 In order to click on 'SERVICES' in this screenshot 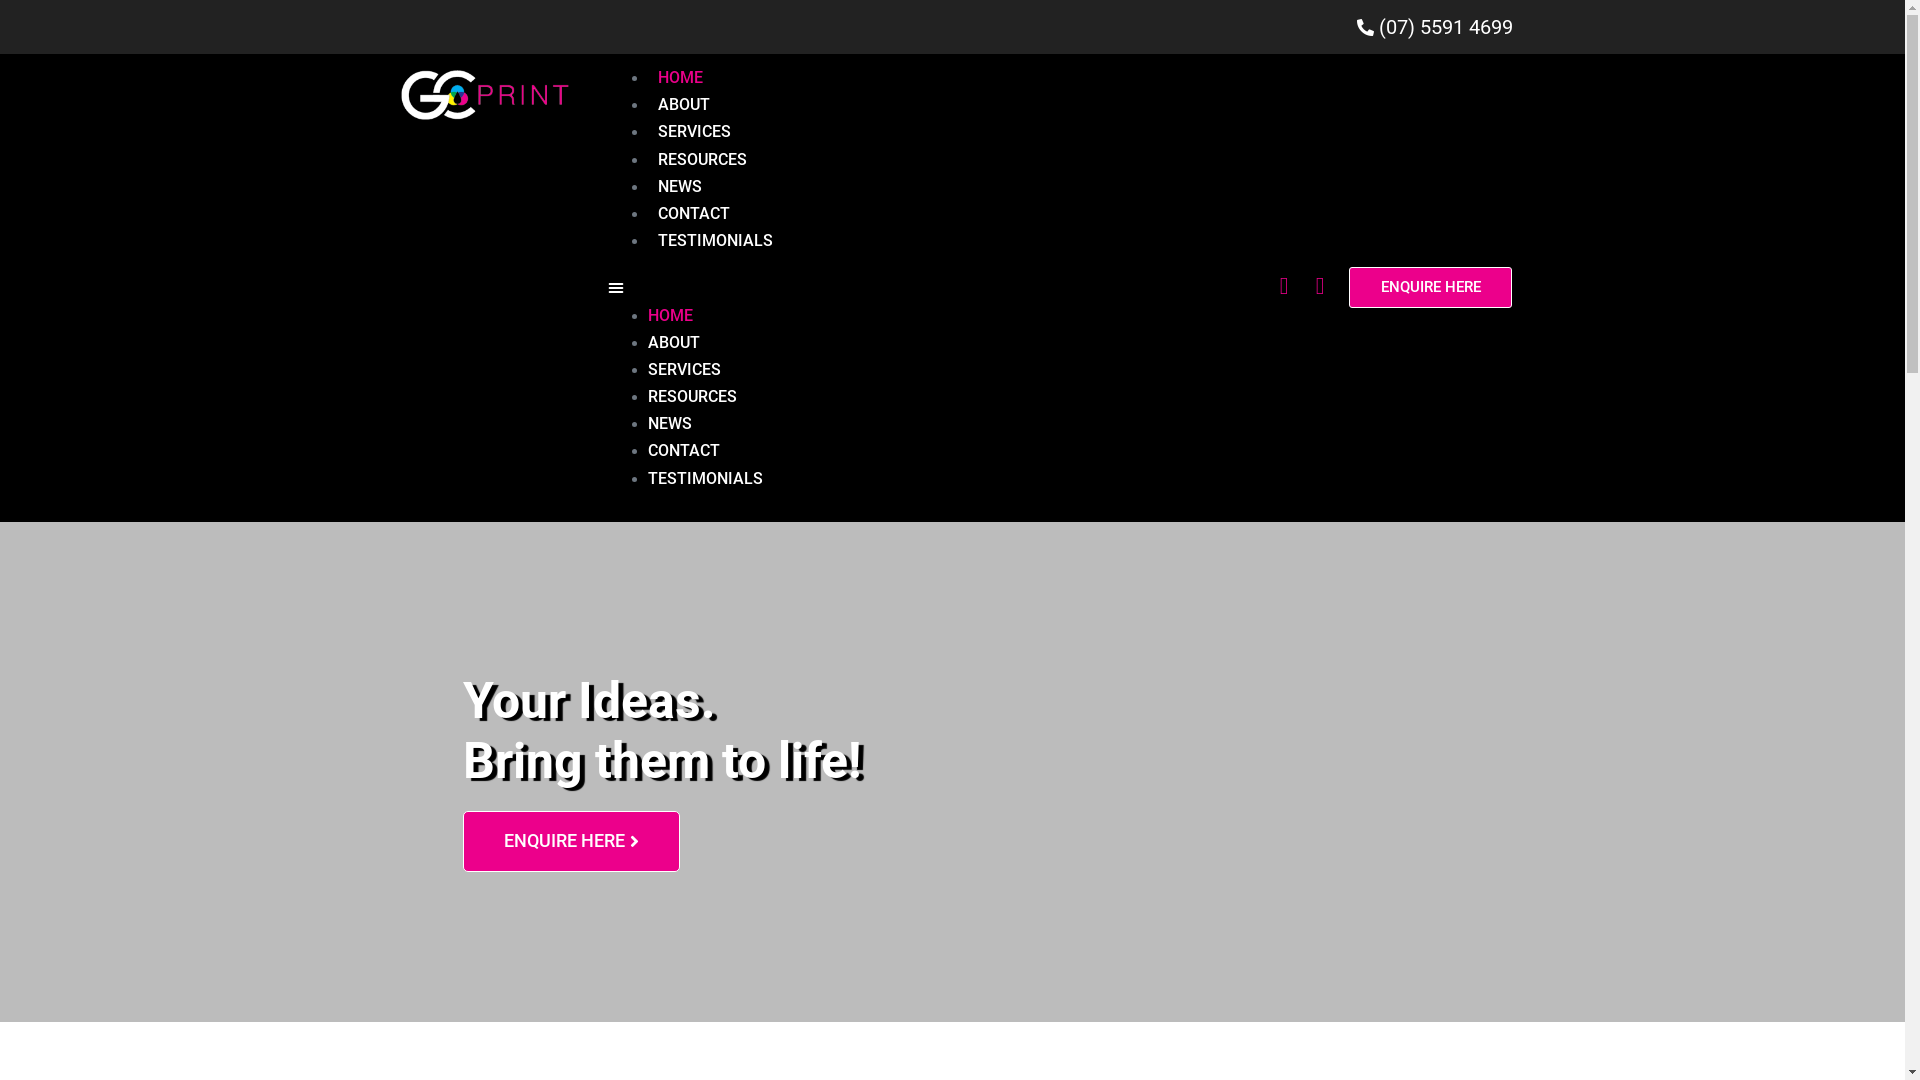, I will do `click(694, 131)`.